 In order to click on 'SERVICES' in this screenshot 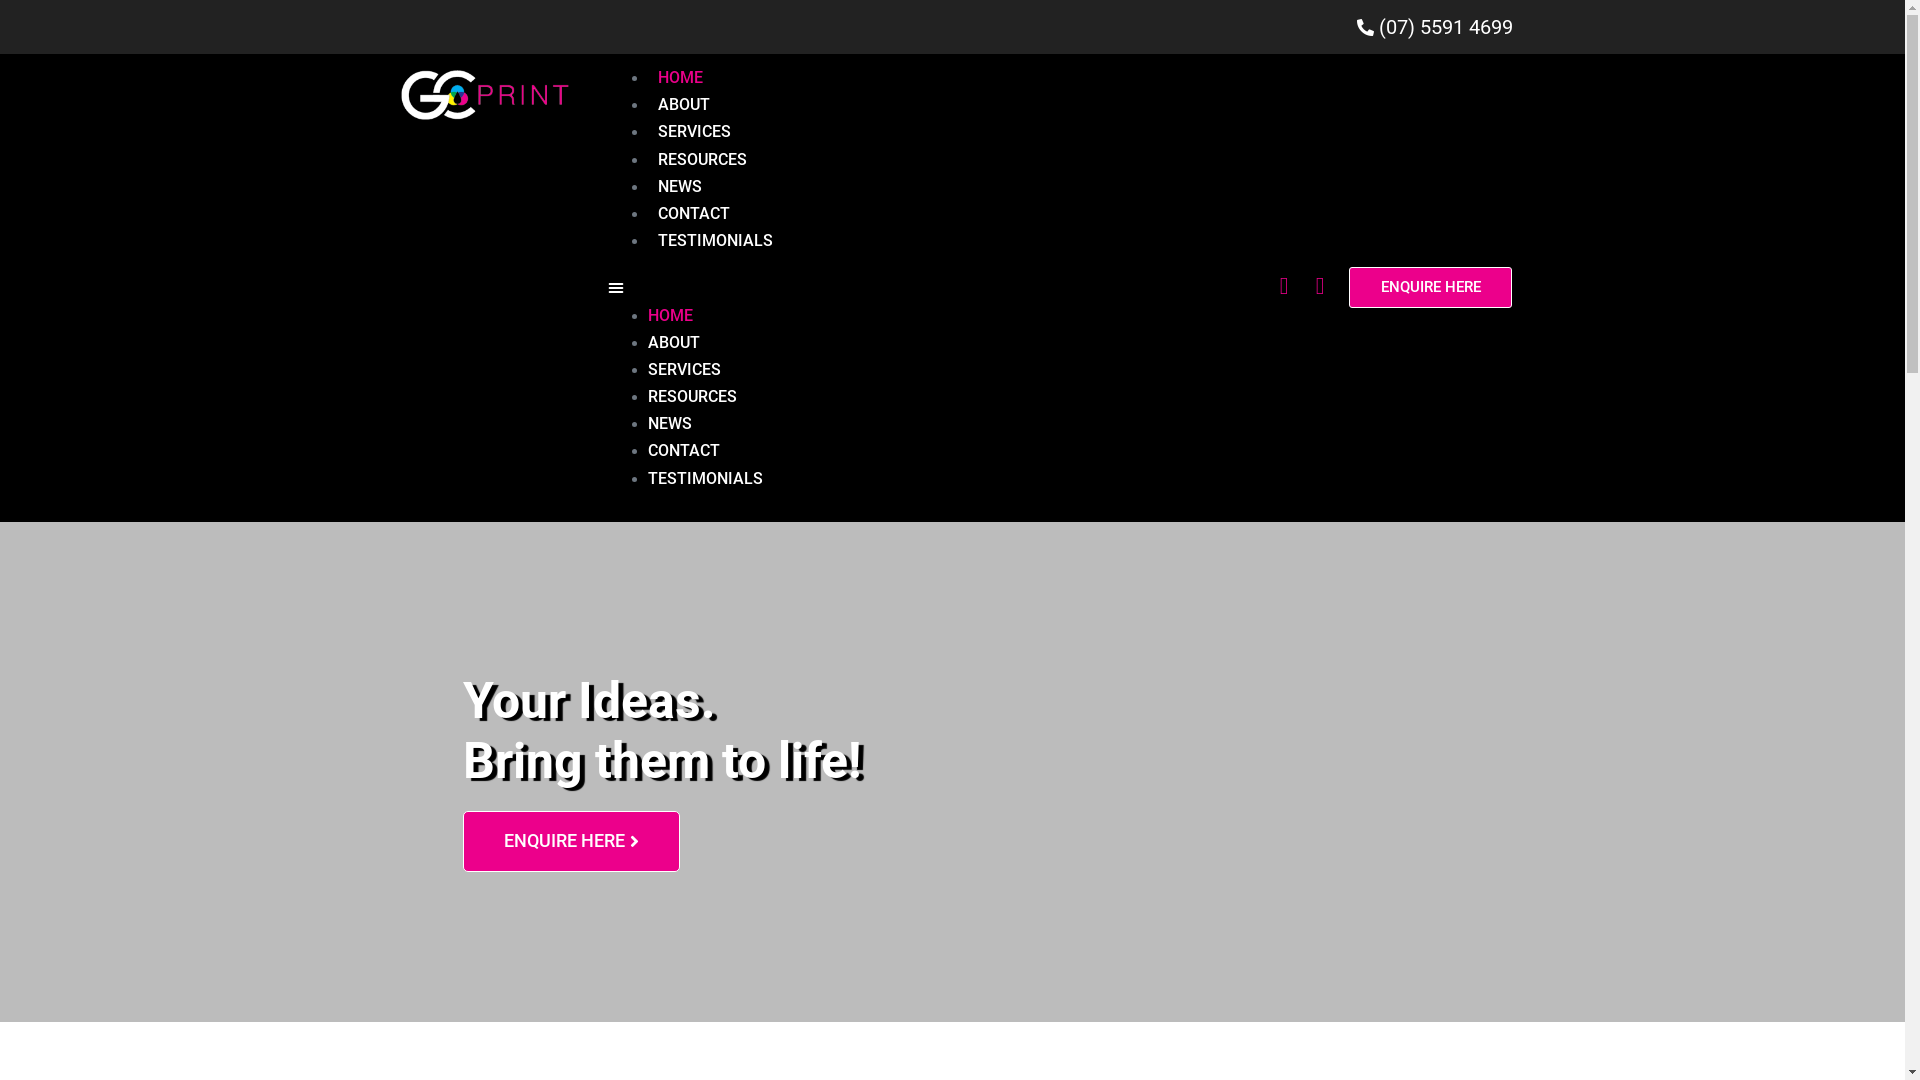, I will do `click(694, 131)`.